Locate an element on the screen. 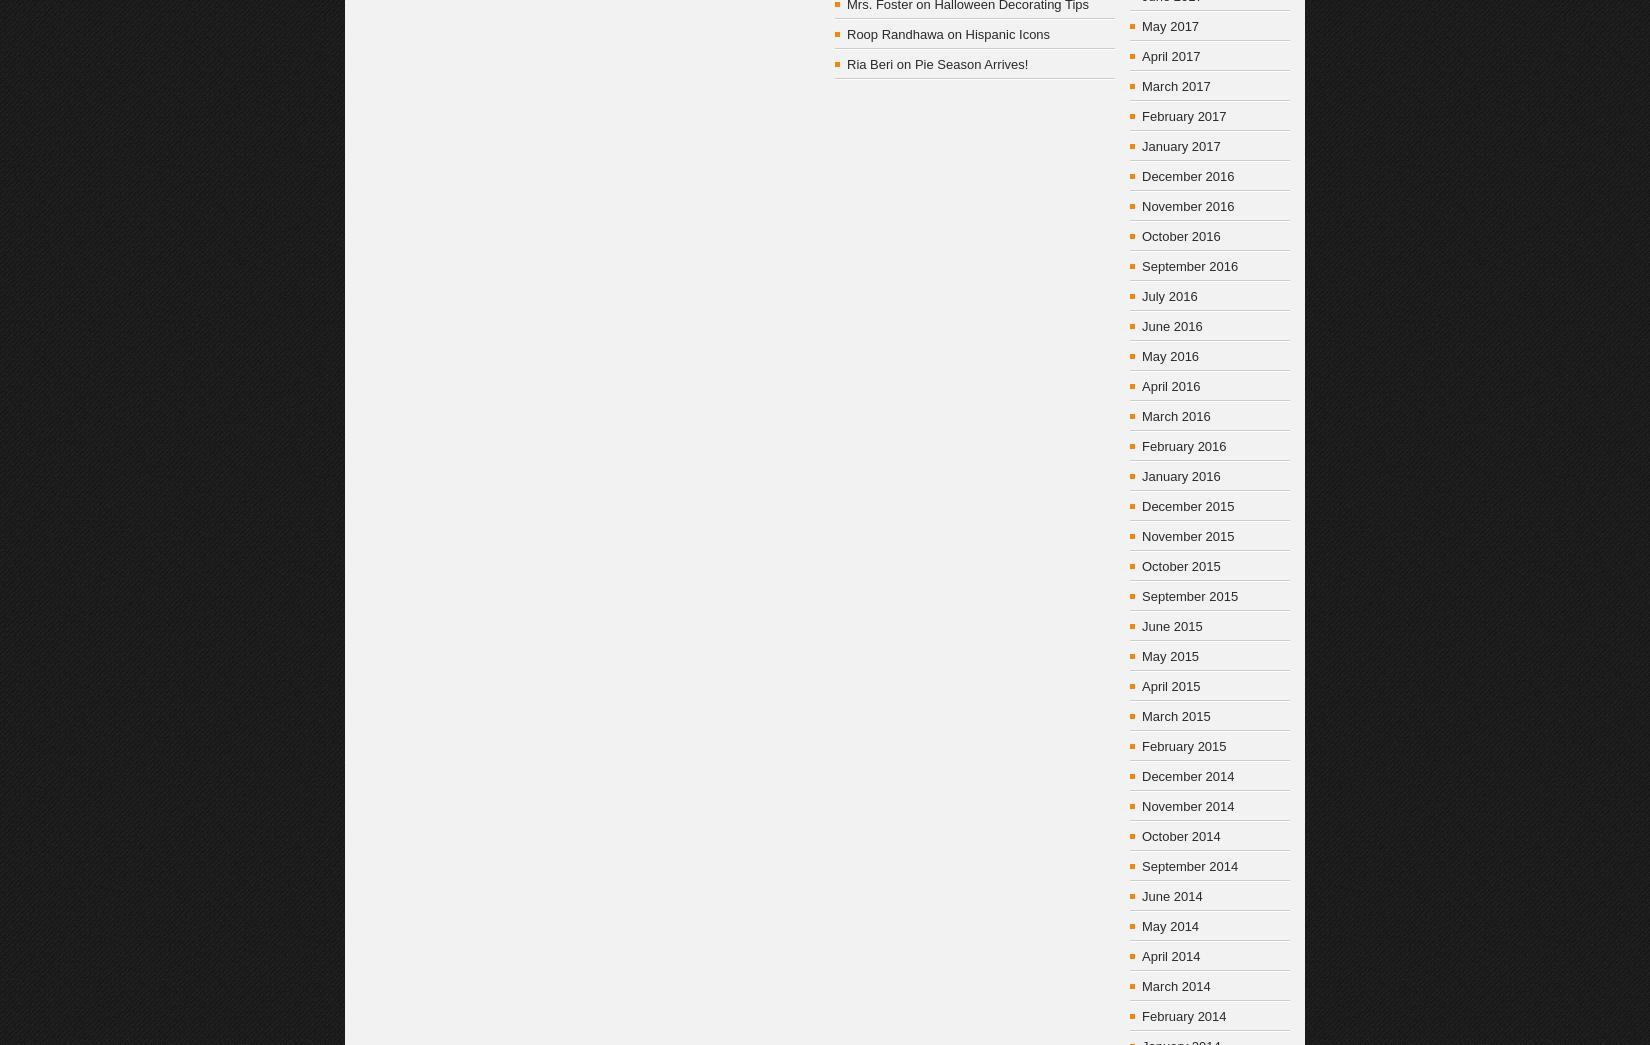 The height and width of the screenshot is (1045, 1650). 'March 2016' is located at coordinates (1175, 416).